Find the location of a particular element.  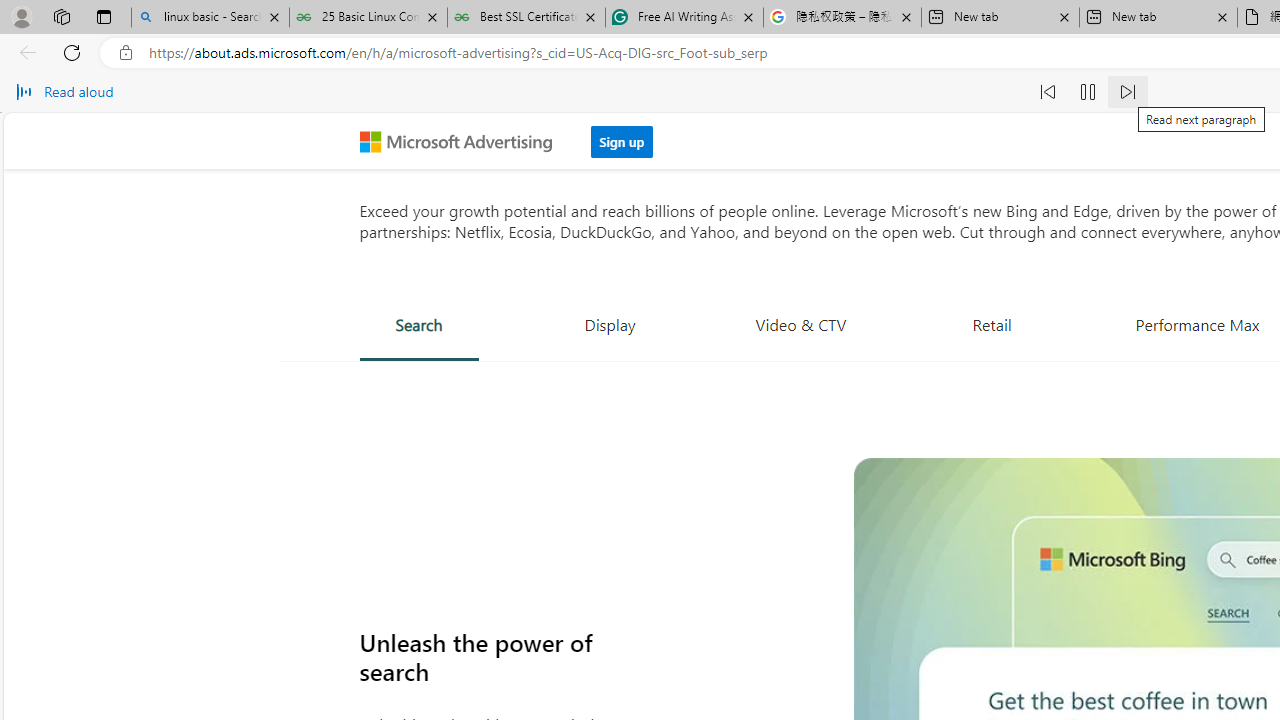

'Sign up' is located at coordinates (621, 140).